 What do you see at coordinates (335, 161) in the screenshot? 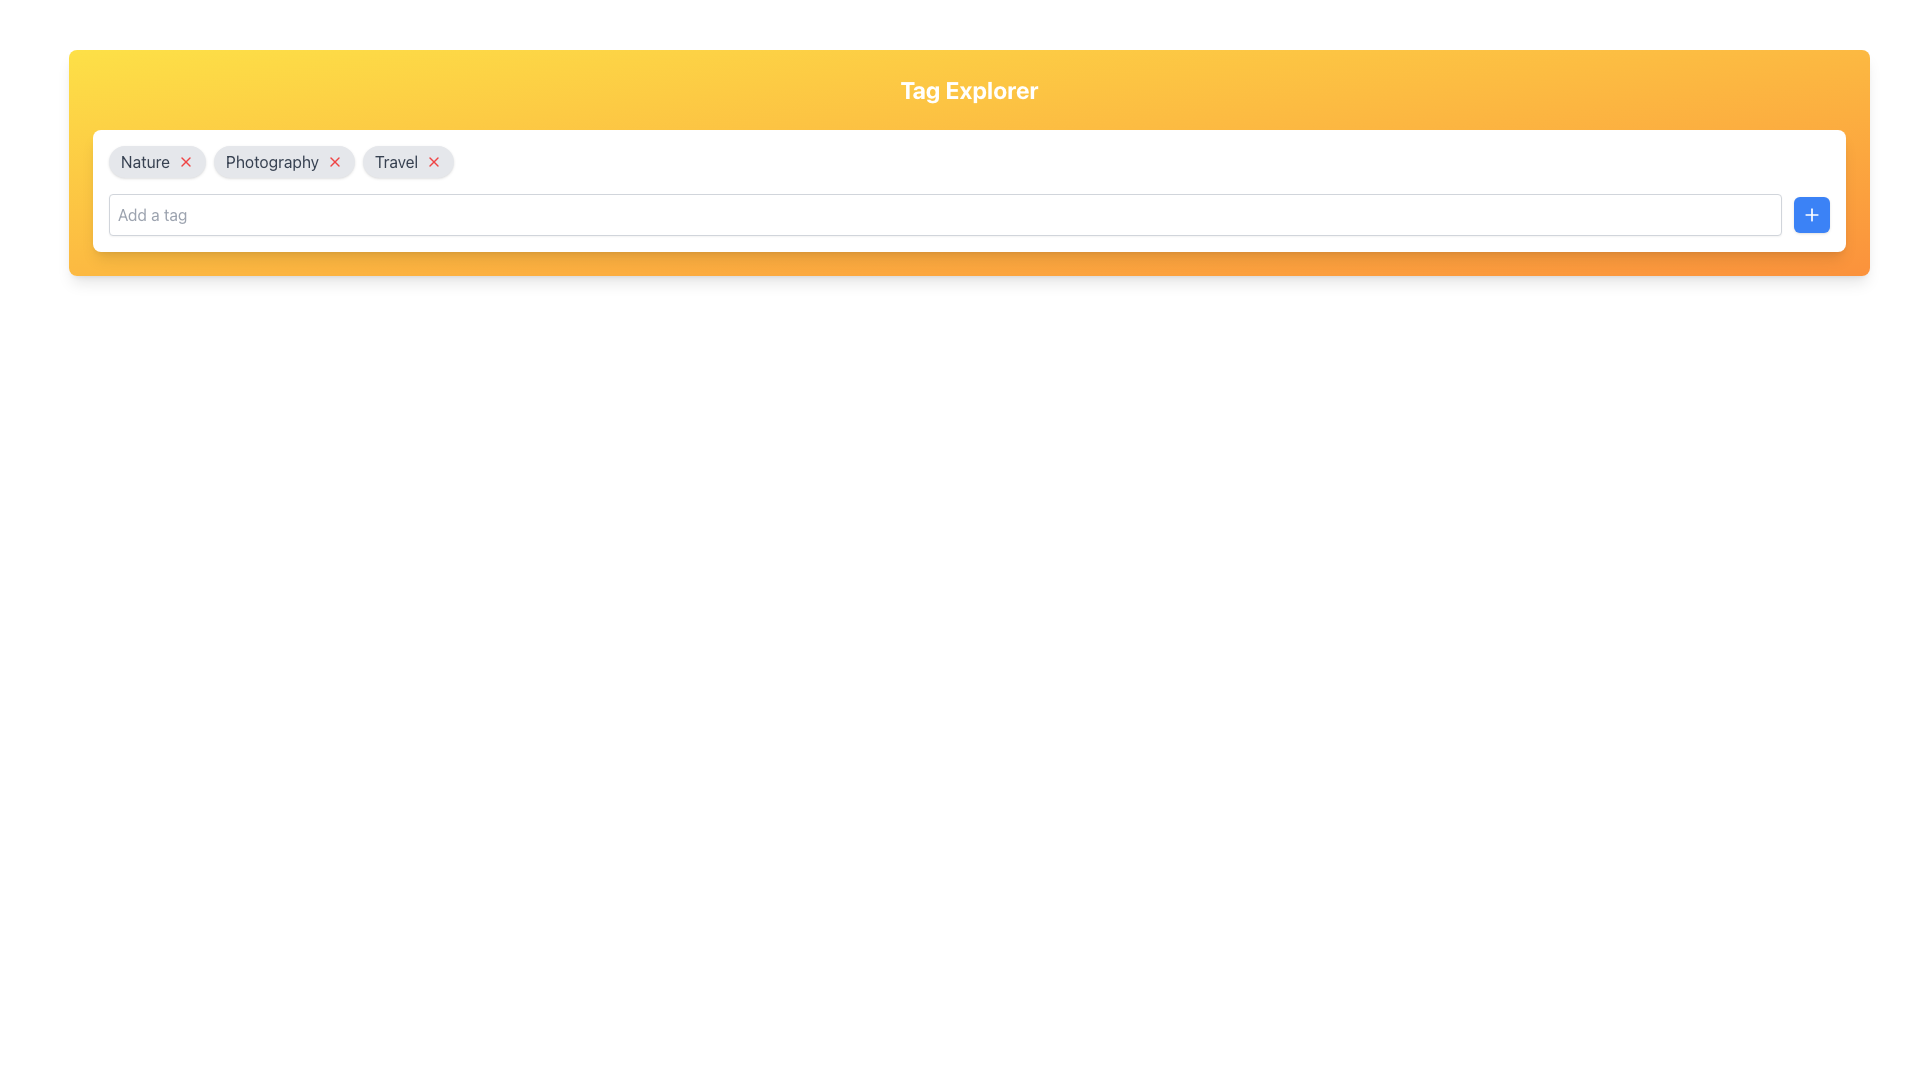
I see `the small, circular, red-colored icon with a cross ('X') symbol, located to the right of the text 'Photography'` at bounding box center [335, 161].